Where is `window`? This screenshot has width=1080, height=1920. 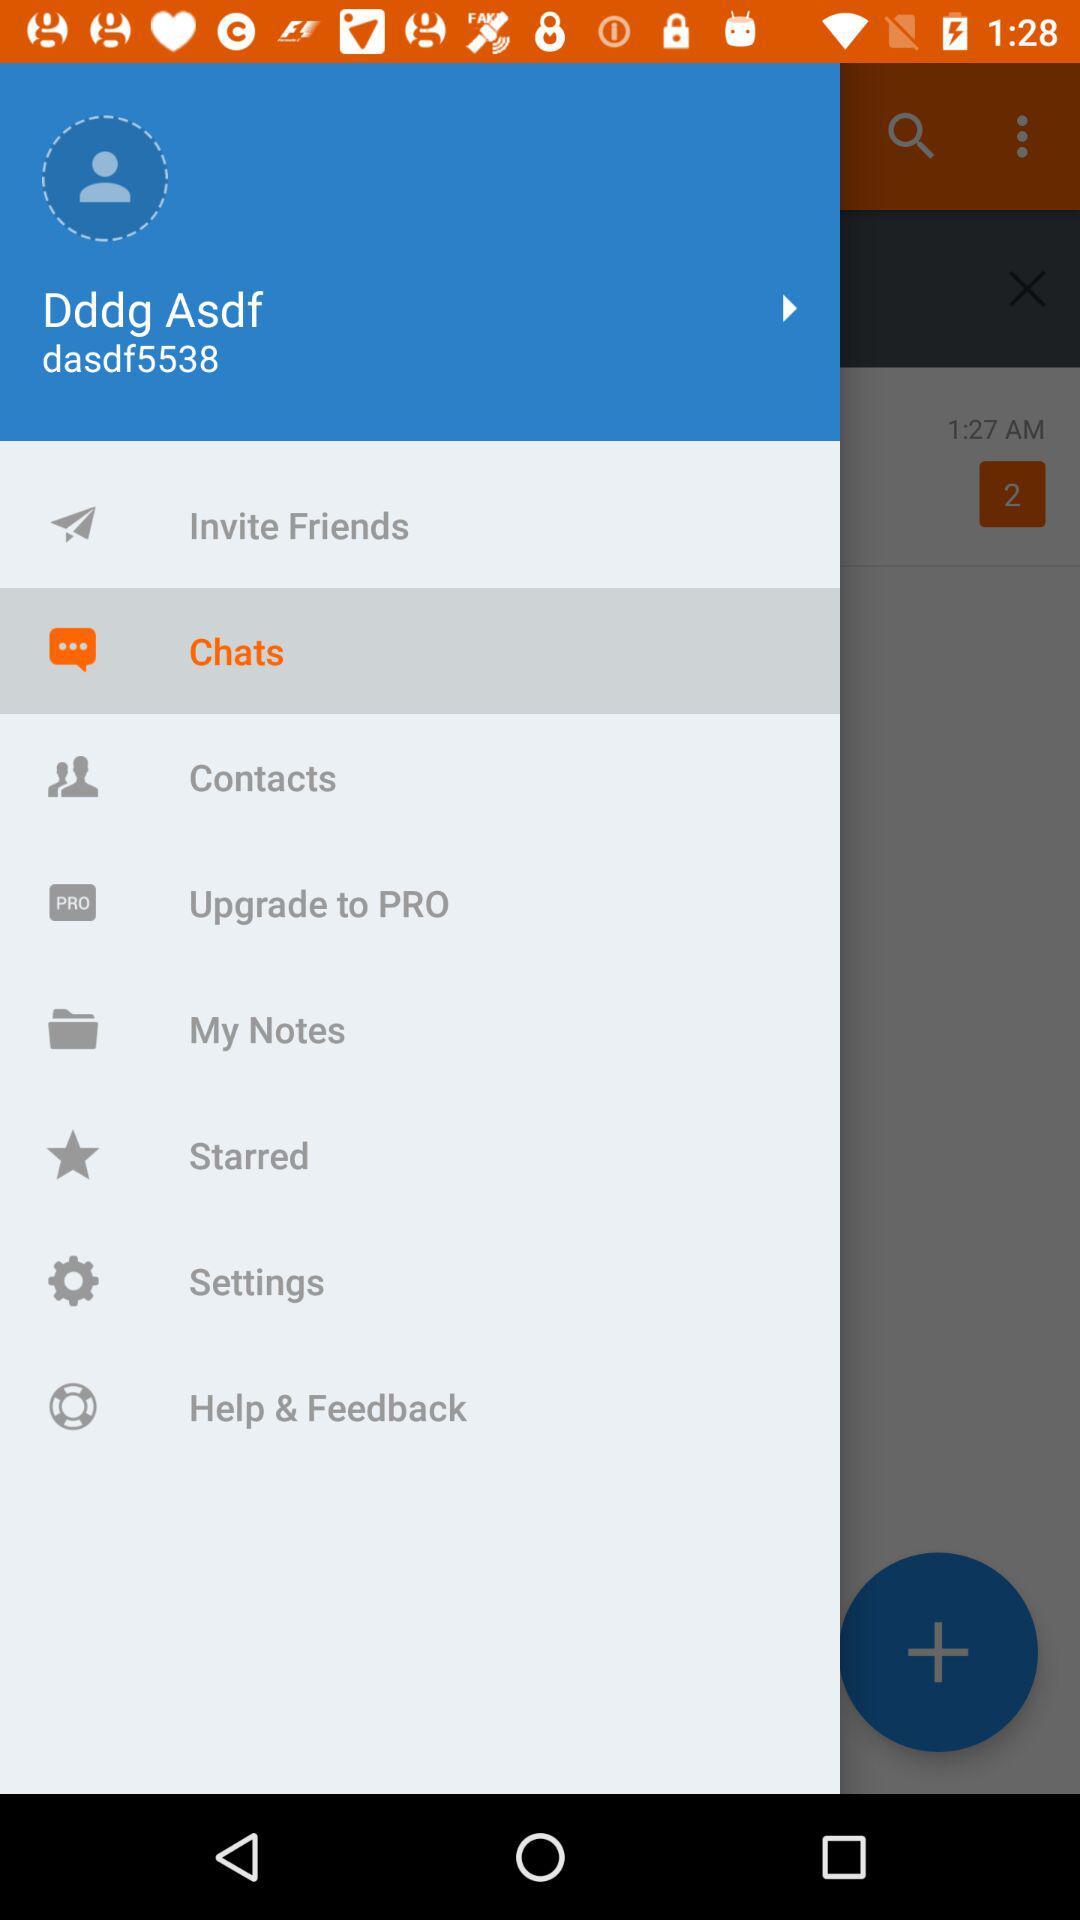 window is located at coordinates (1027, 287).